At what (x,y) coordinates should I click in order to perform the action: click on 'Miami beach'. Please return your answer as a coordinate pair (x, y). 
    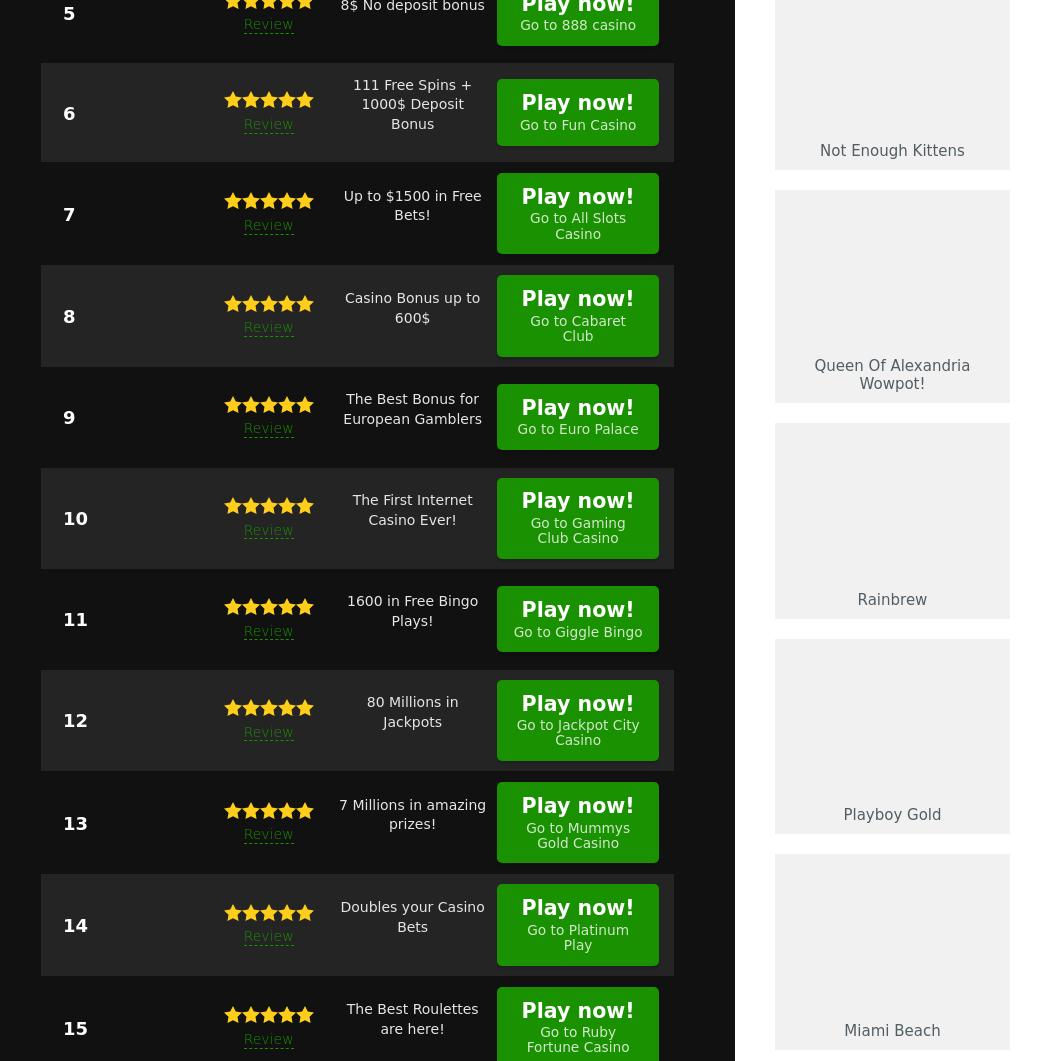
    Looking at the image, I should click on (890, 1029).